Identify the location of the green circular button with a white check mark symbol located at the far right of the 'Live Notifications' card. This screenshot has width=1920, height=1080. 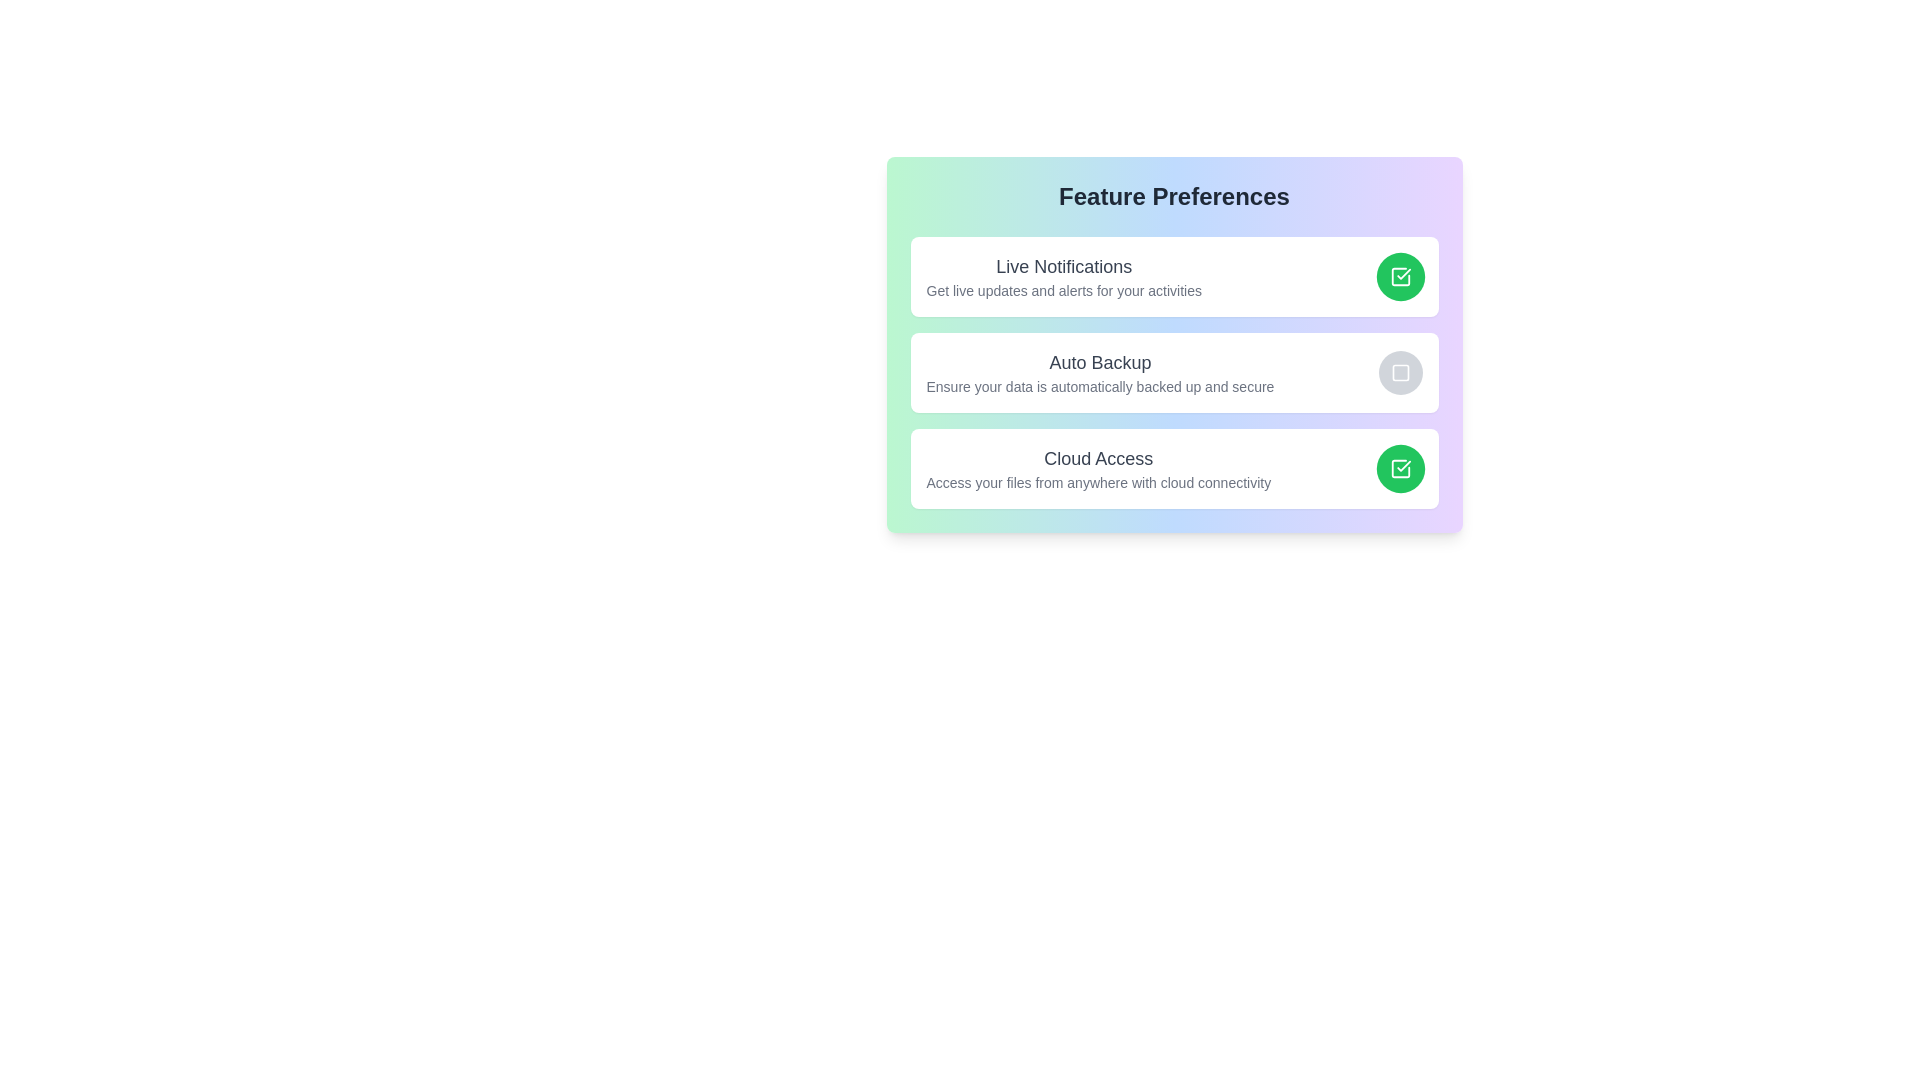
(1399, 277).